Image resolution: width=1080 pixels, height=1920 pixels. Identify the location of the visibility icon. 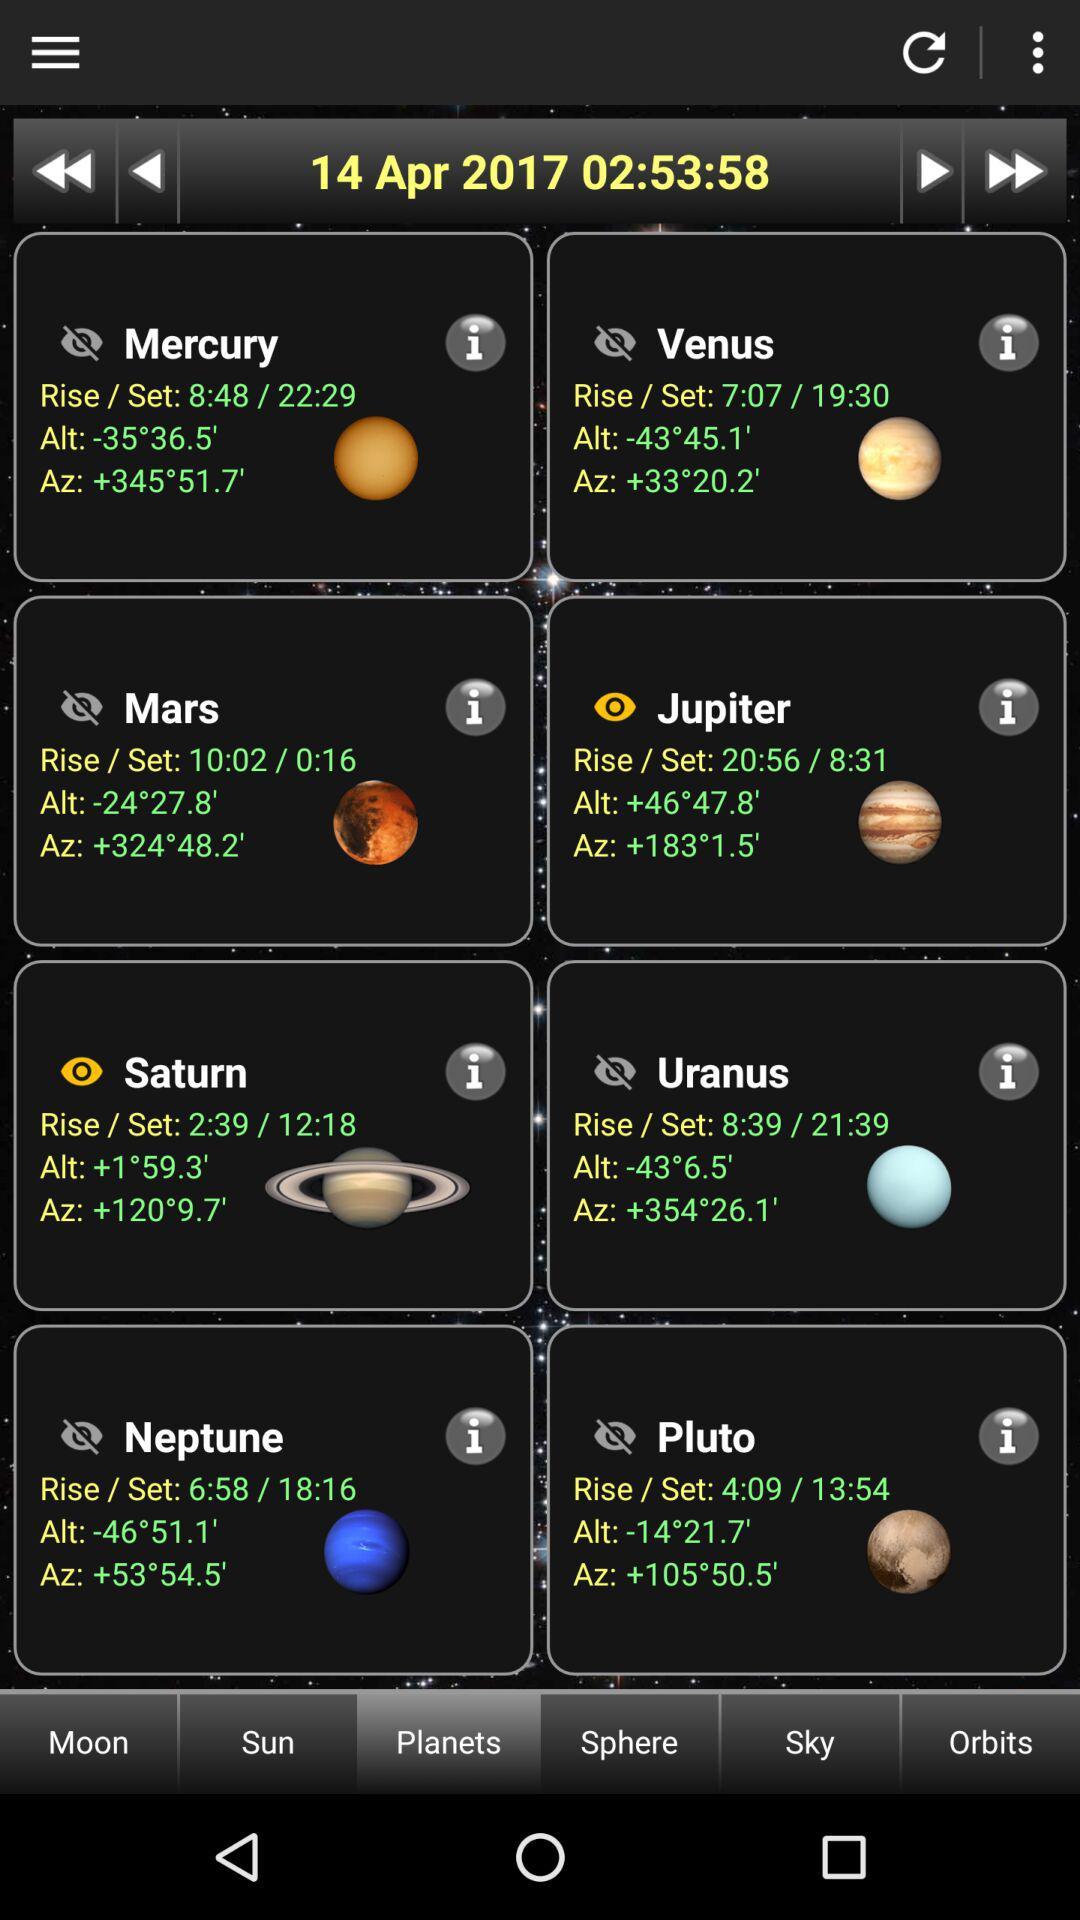
(80, 1070).